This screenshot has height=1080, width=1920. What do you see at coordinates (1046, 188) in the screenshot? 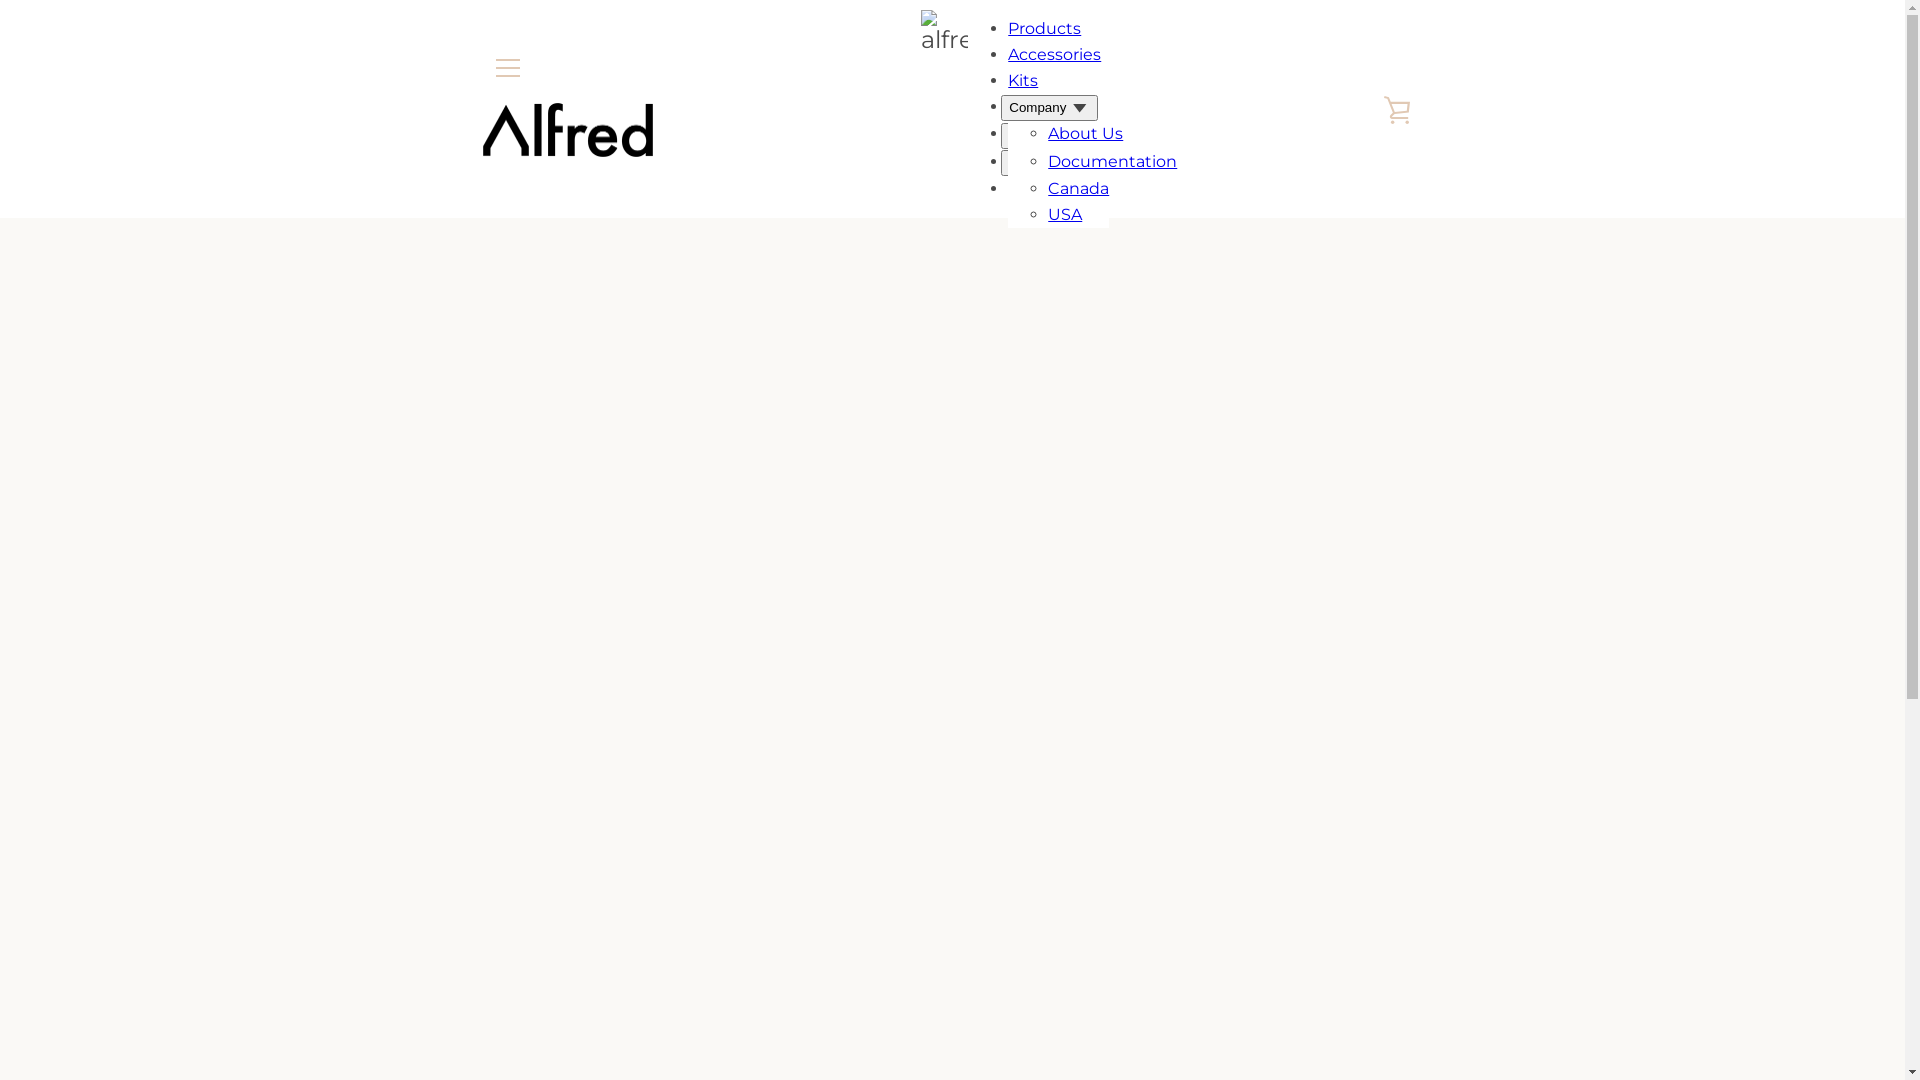
I see `'Canada'` at bounding box center [1046, 188].